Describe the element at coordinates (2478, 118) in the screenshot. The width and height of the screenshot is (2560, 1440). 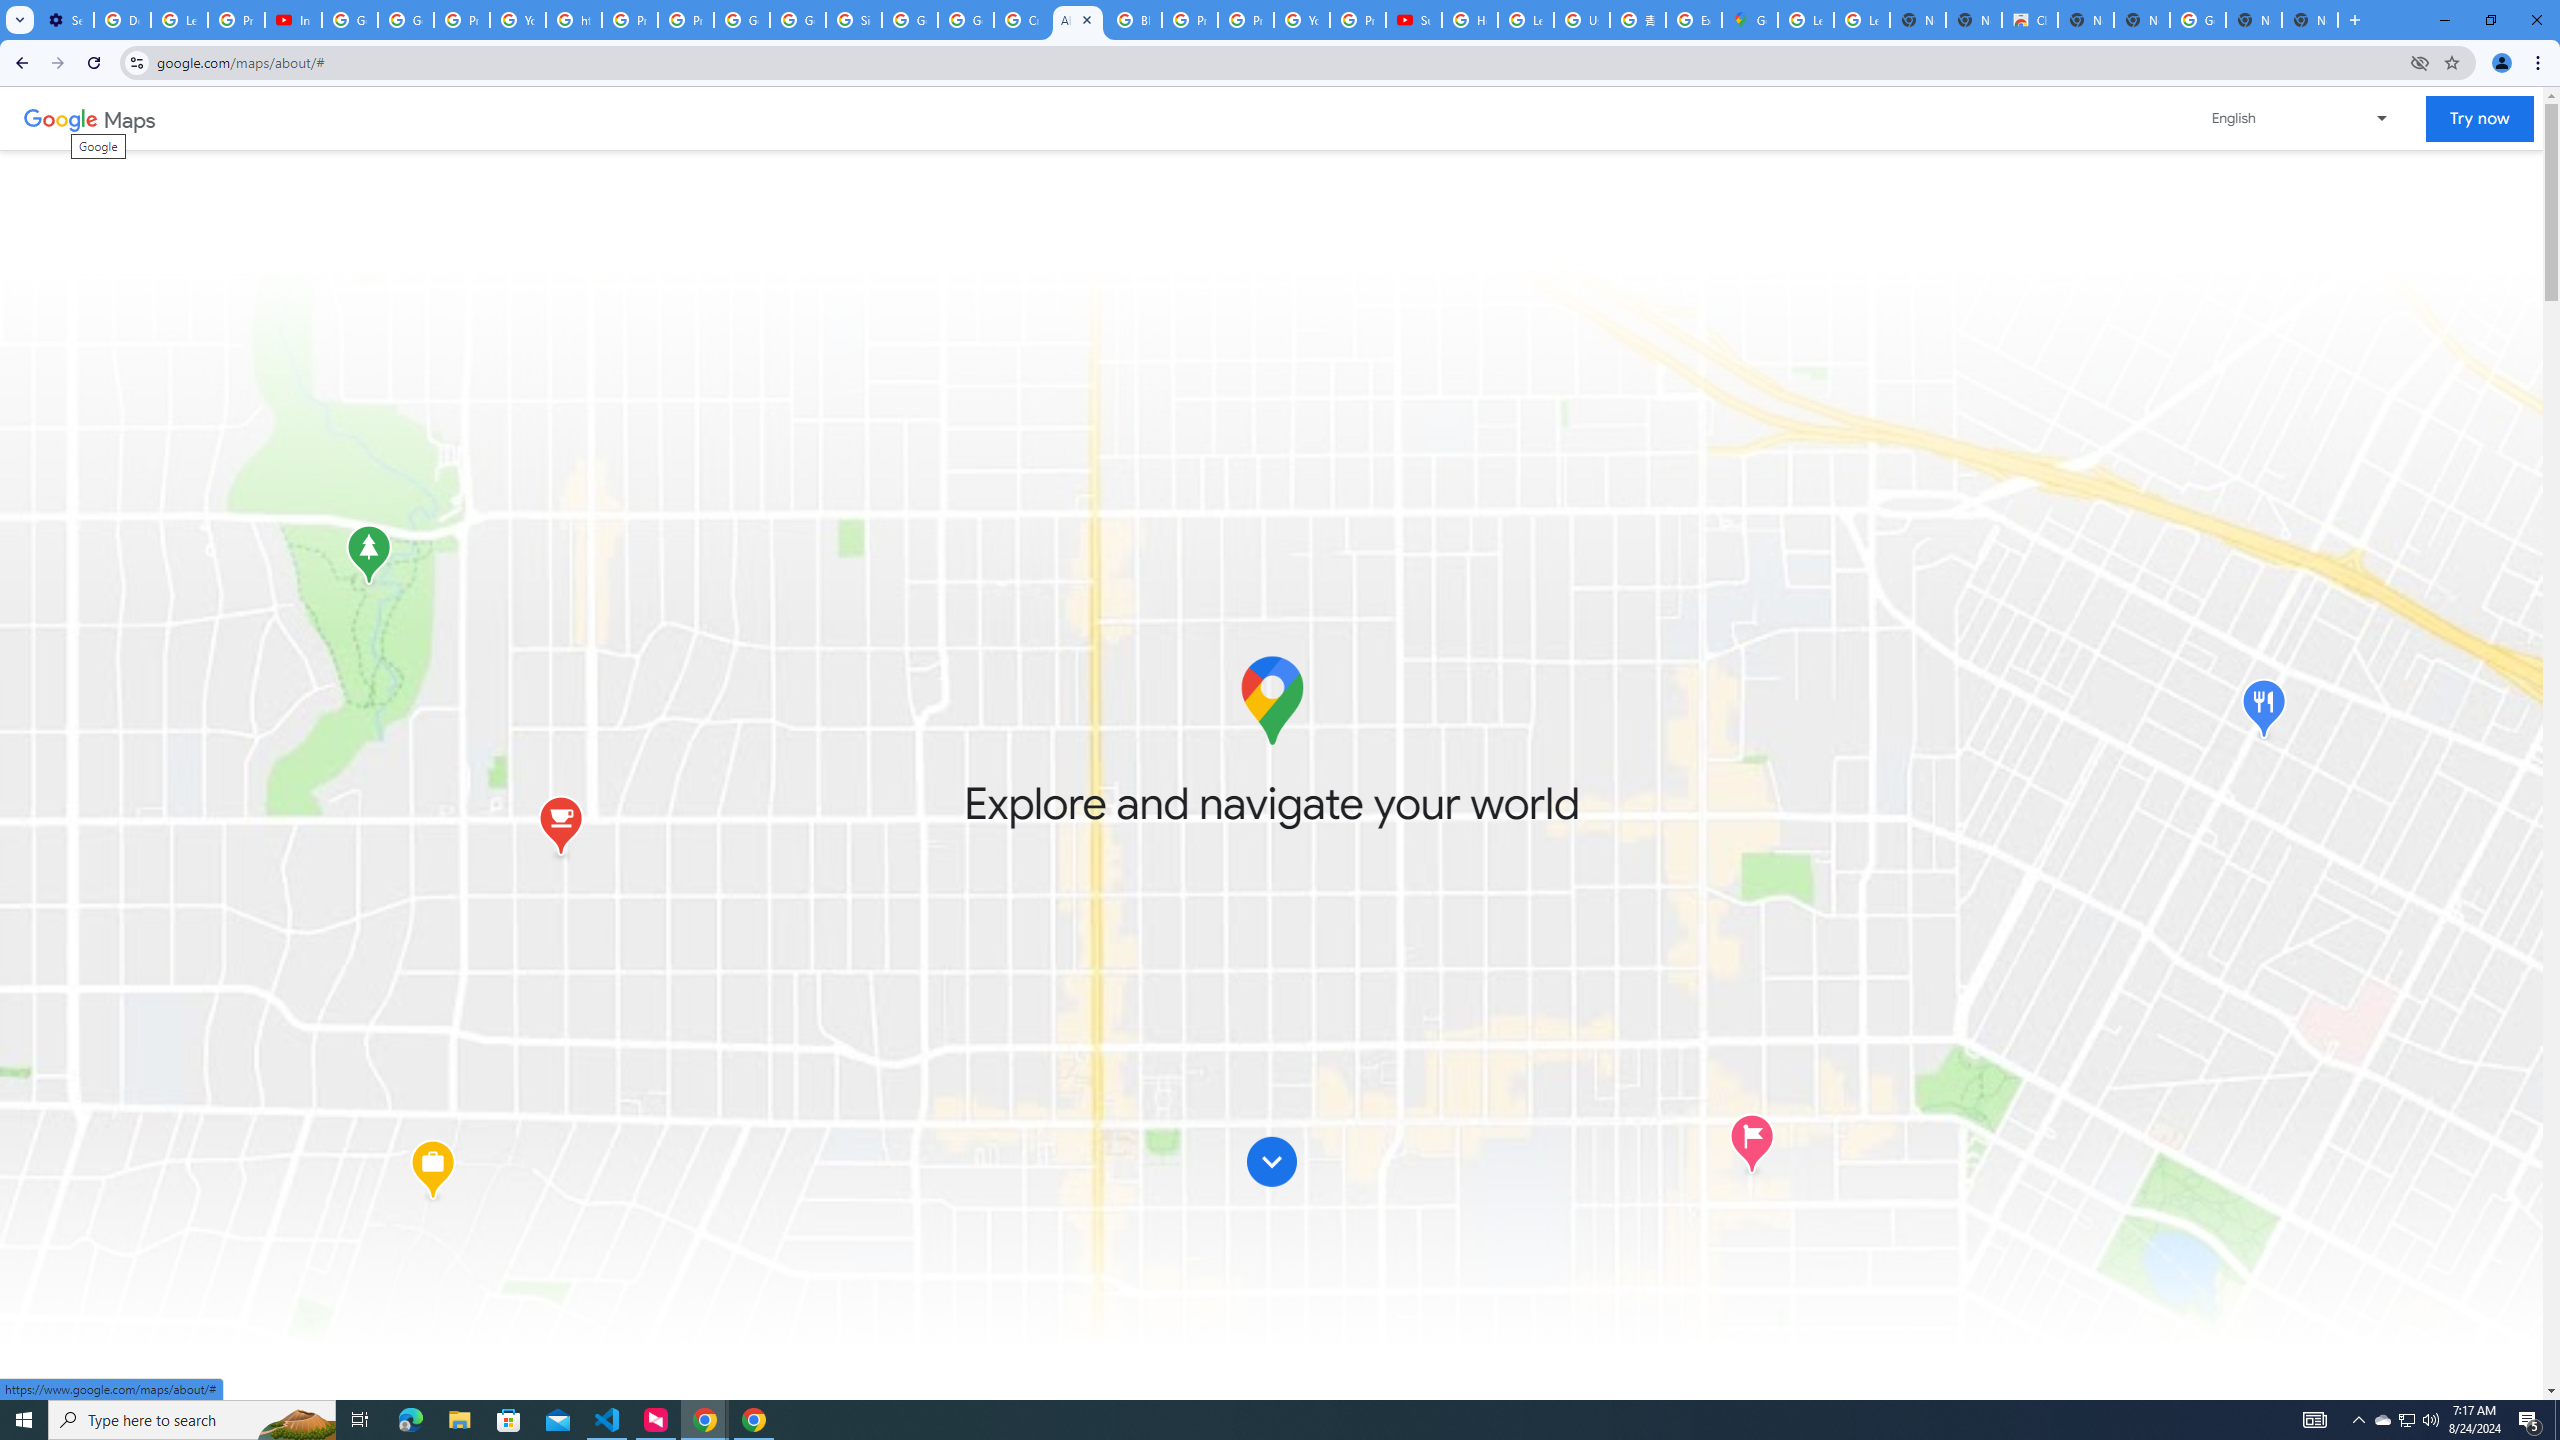
I see `'Try now'` at that location.